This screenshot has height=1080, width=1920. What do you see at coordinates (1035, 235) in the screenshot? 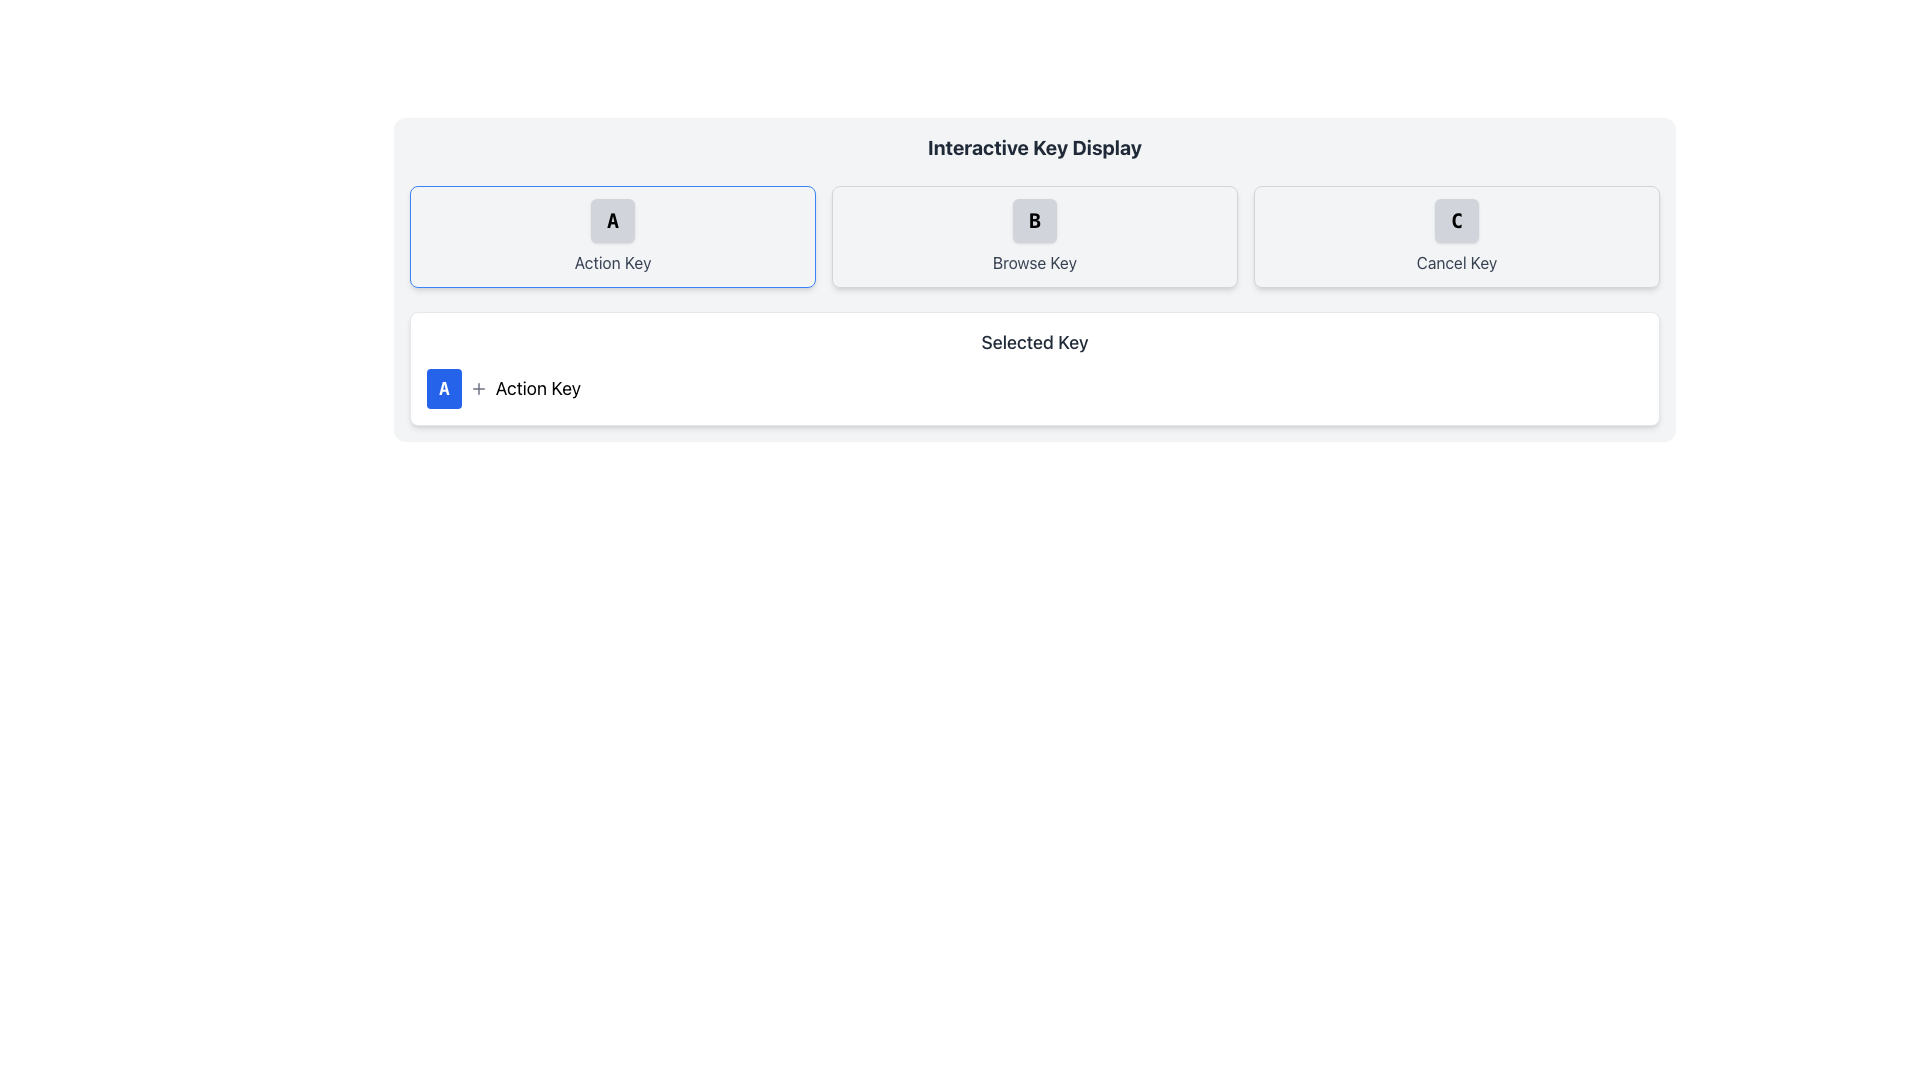
I see `the 'Browse Key' button, which is the center button in a horizontal grid of three buttons` at bounding box center [1035, 235].